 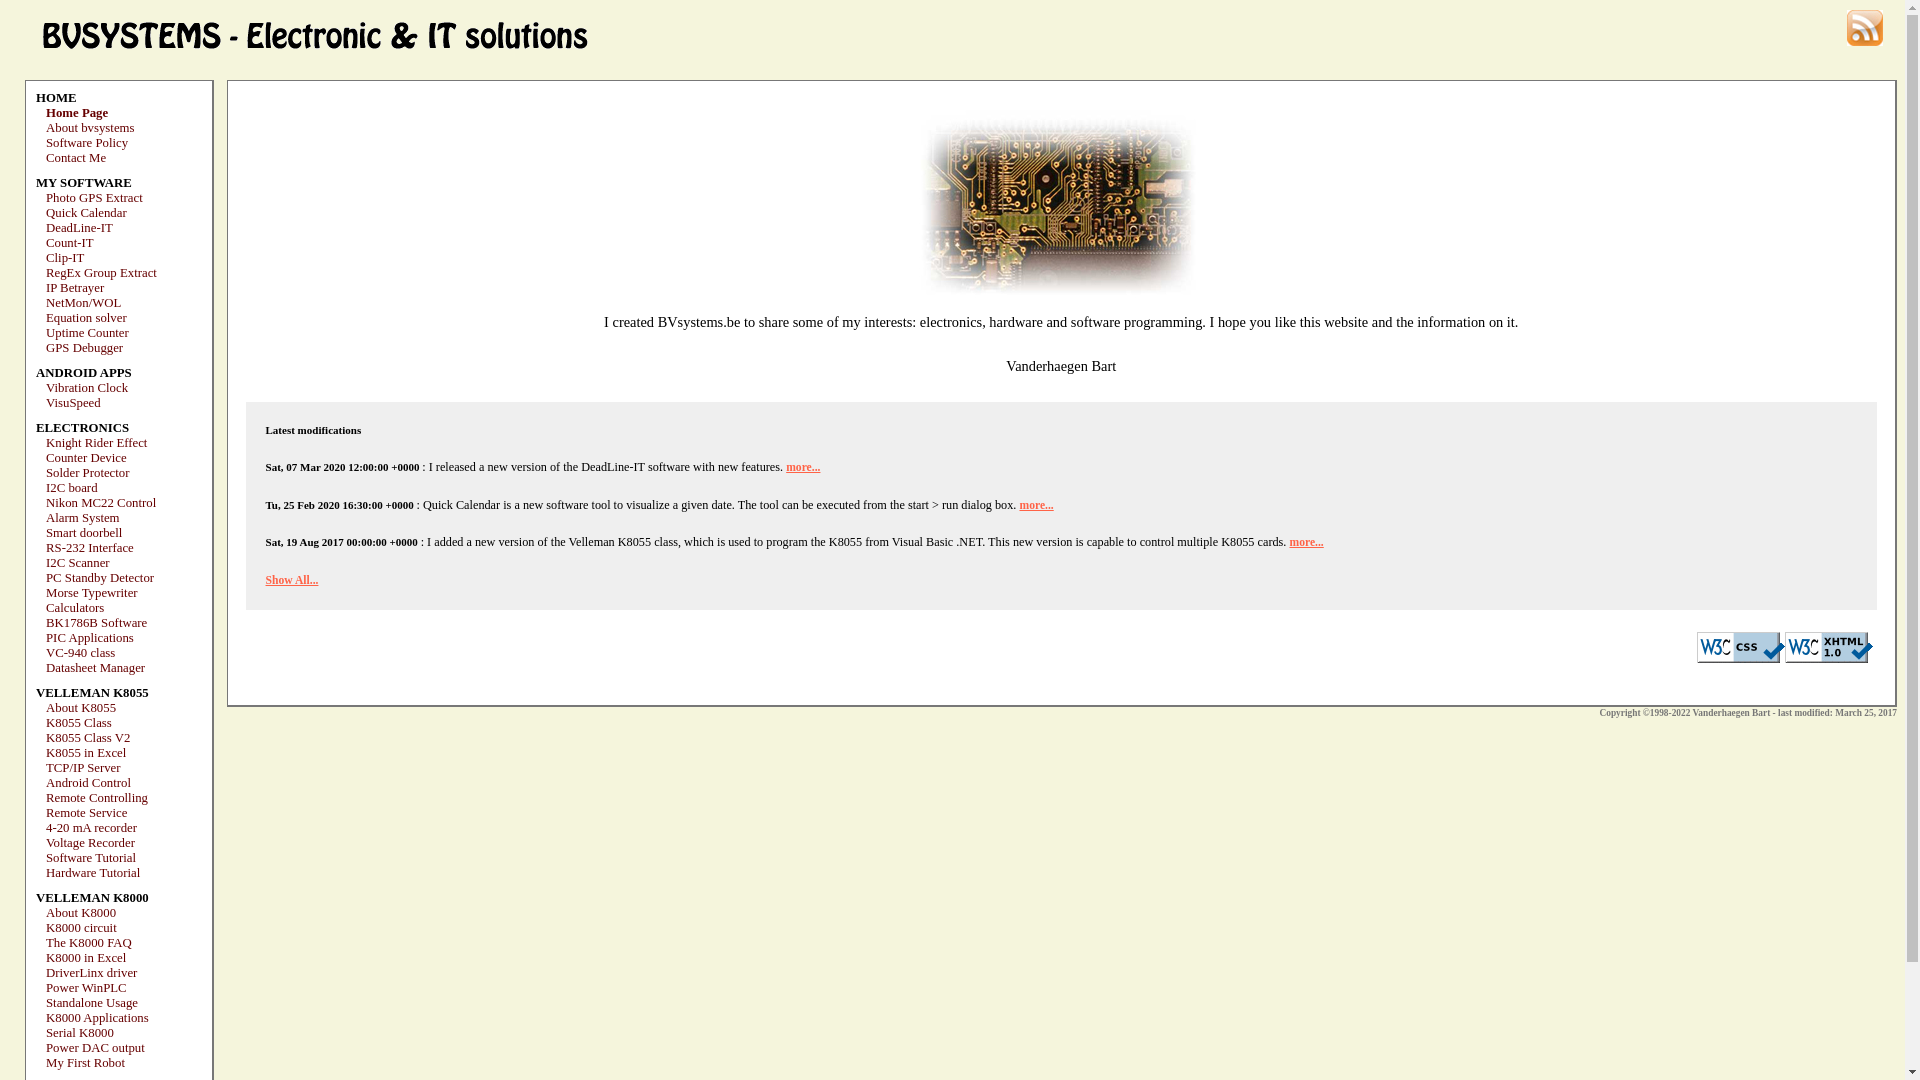 What do you see at coordinates (46, 563) in the screenshot?
I see `'I2C Scanner'` at bounding box center [46, 563].